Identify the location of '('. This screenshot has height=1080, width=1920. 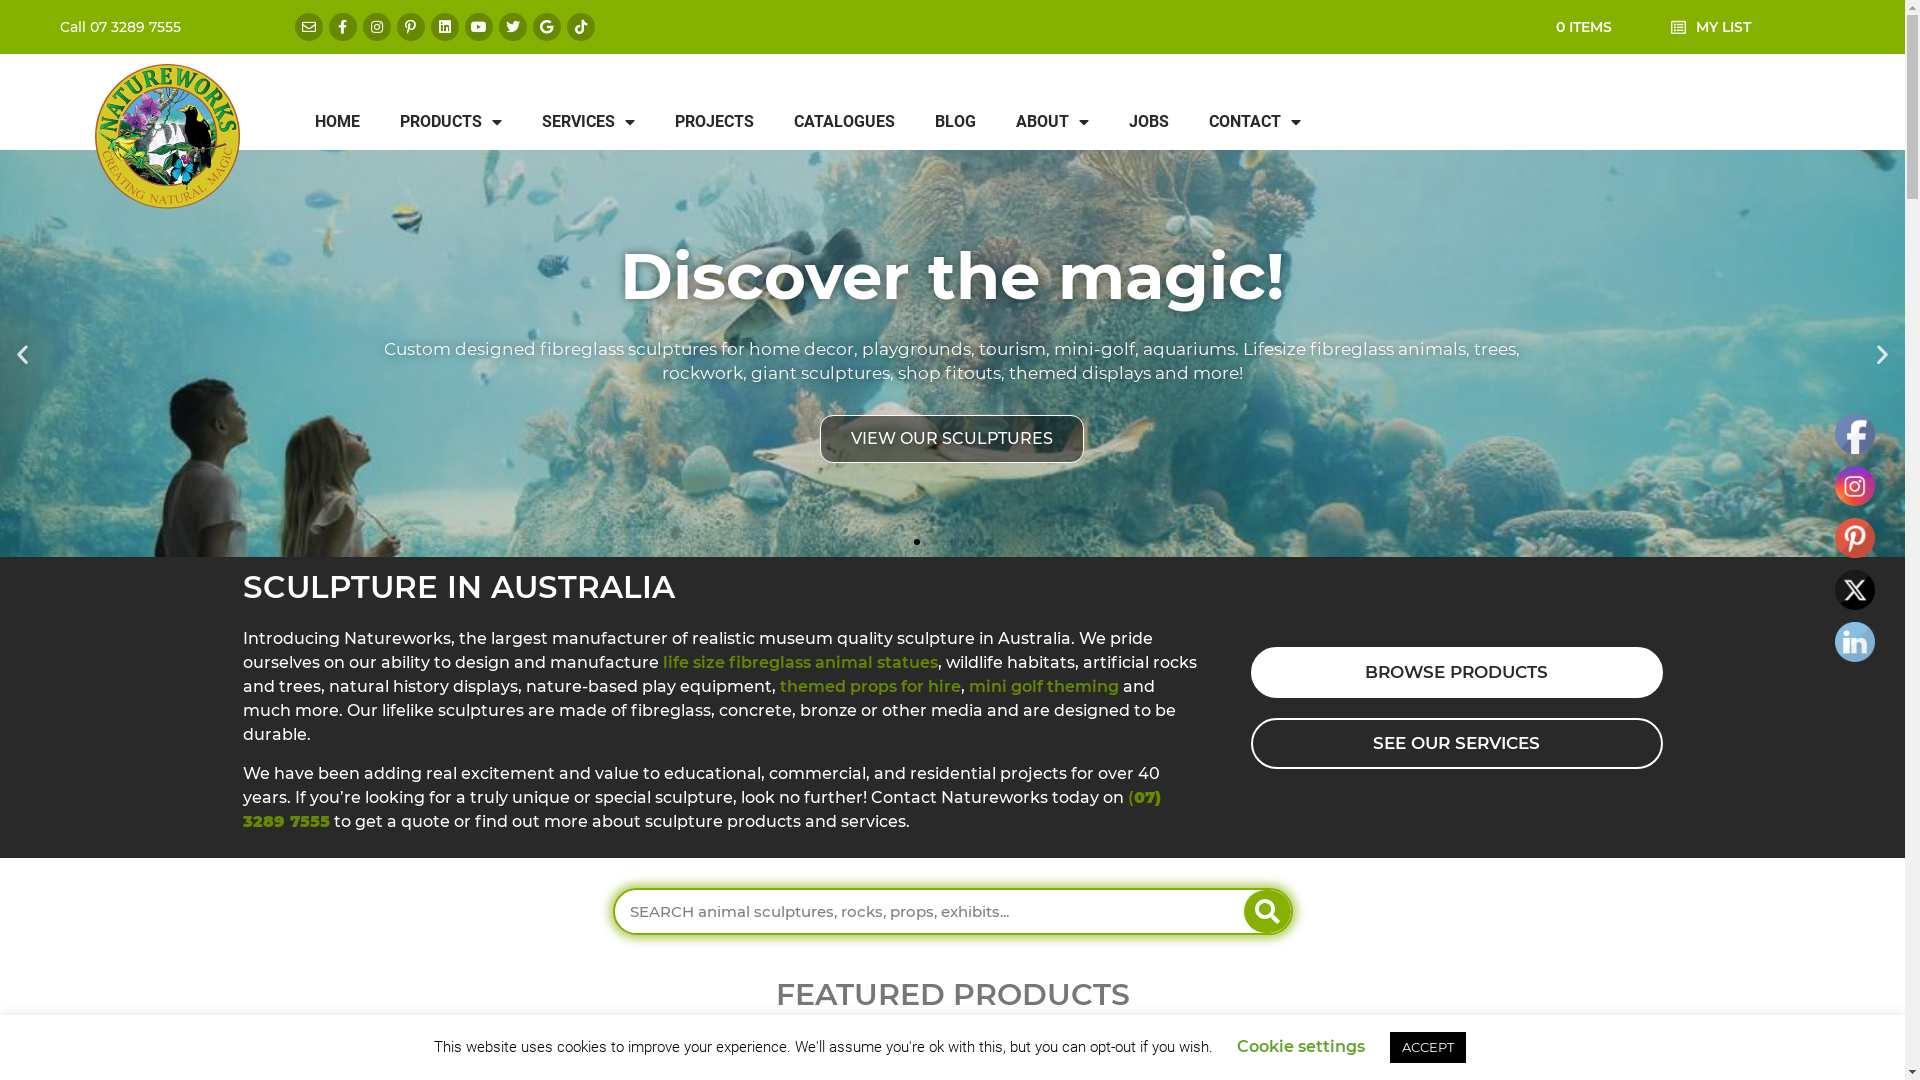
(1131, 796).